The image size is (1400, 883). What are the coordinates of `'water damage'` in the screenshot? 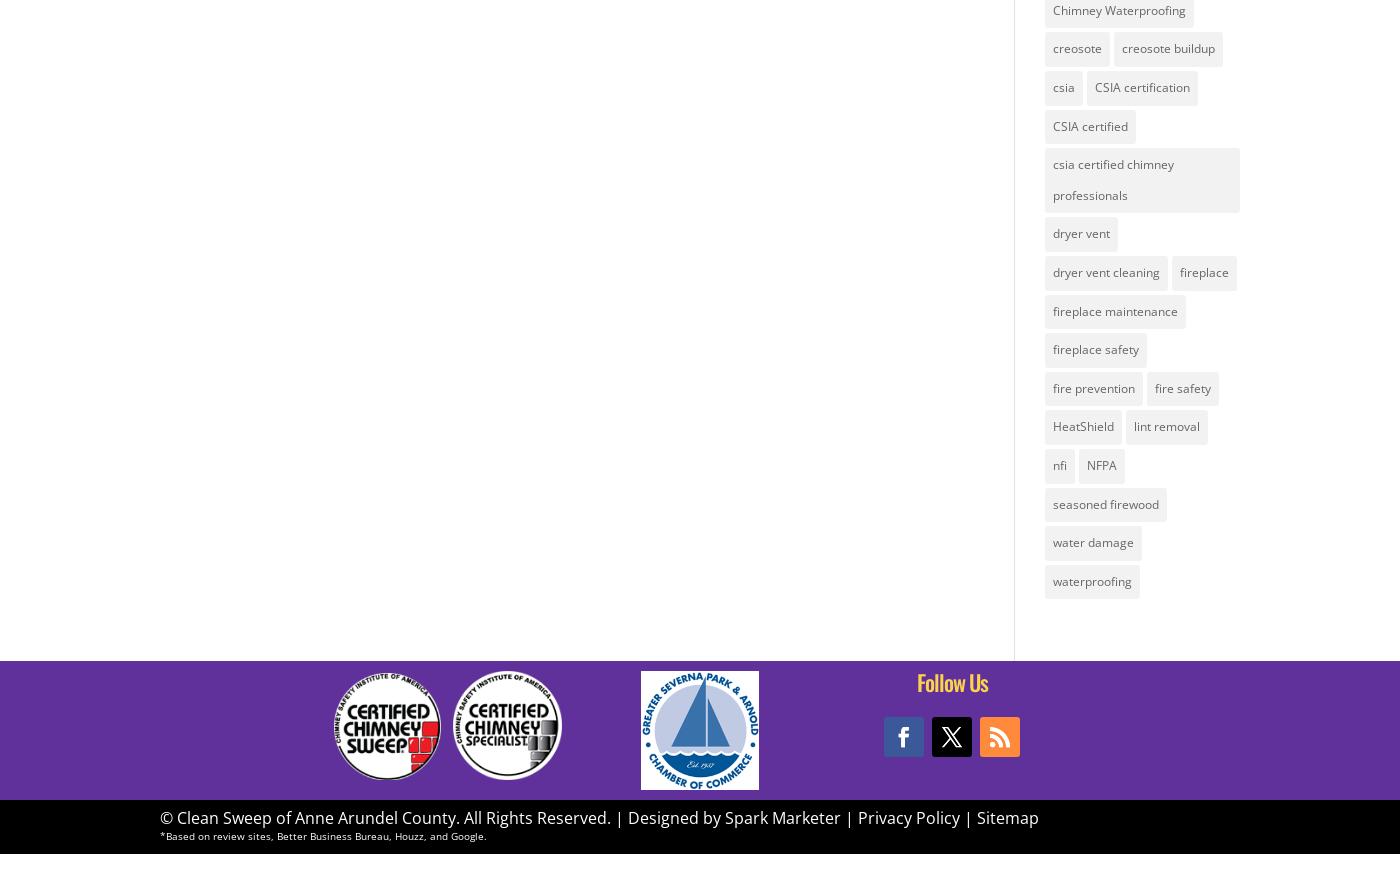 It's located at (1092, 541).